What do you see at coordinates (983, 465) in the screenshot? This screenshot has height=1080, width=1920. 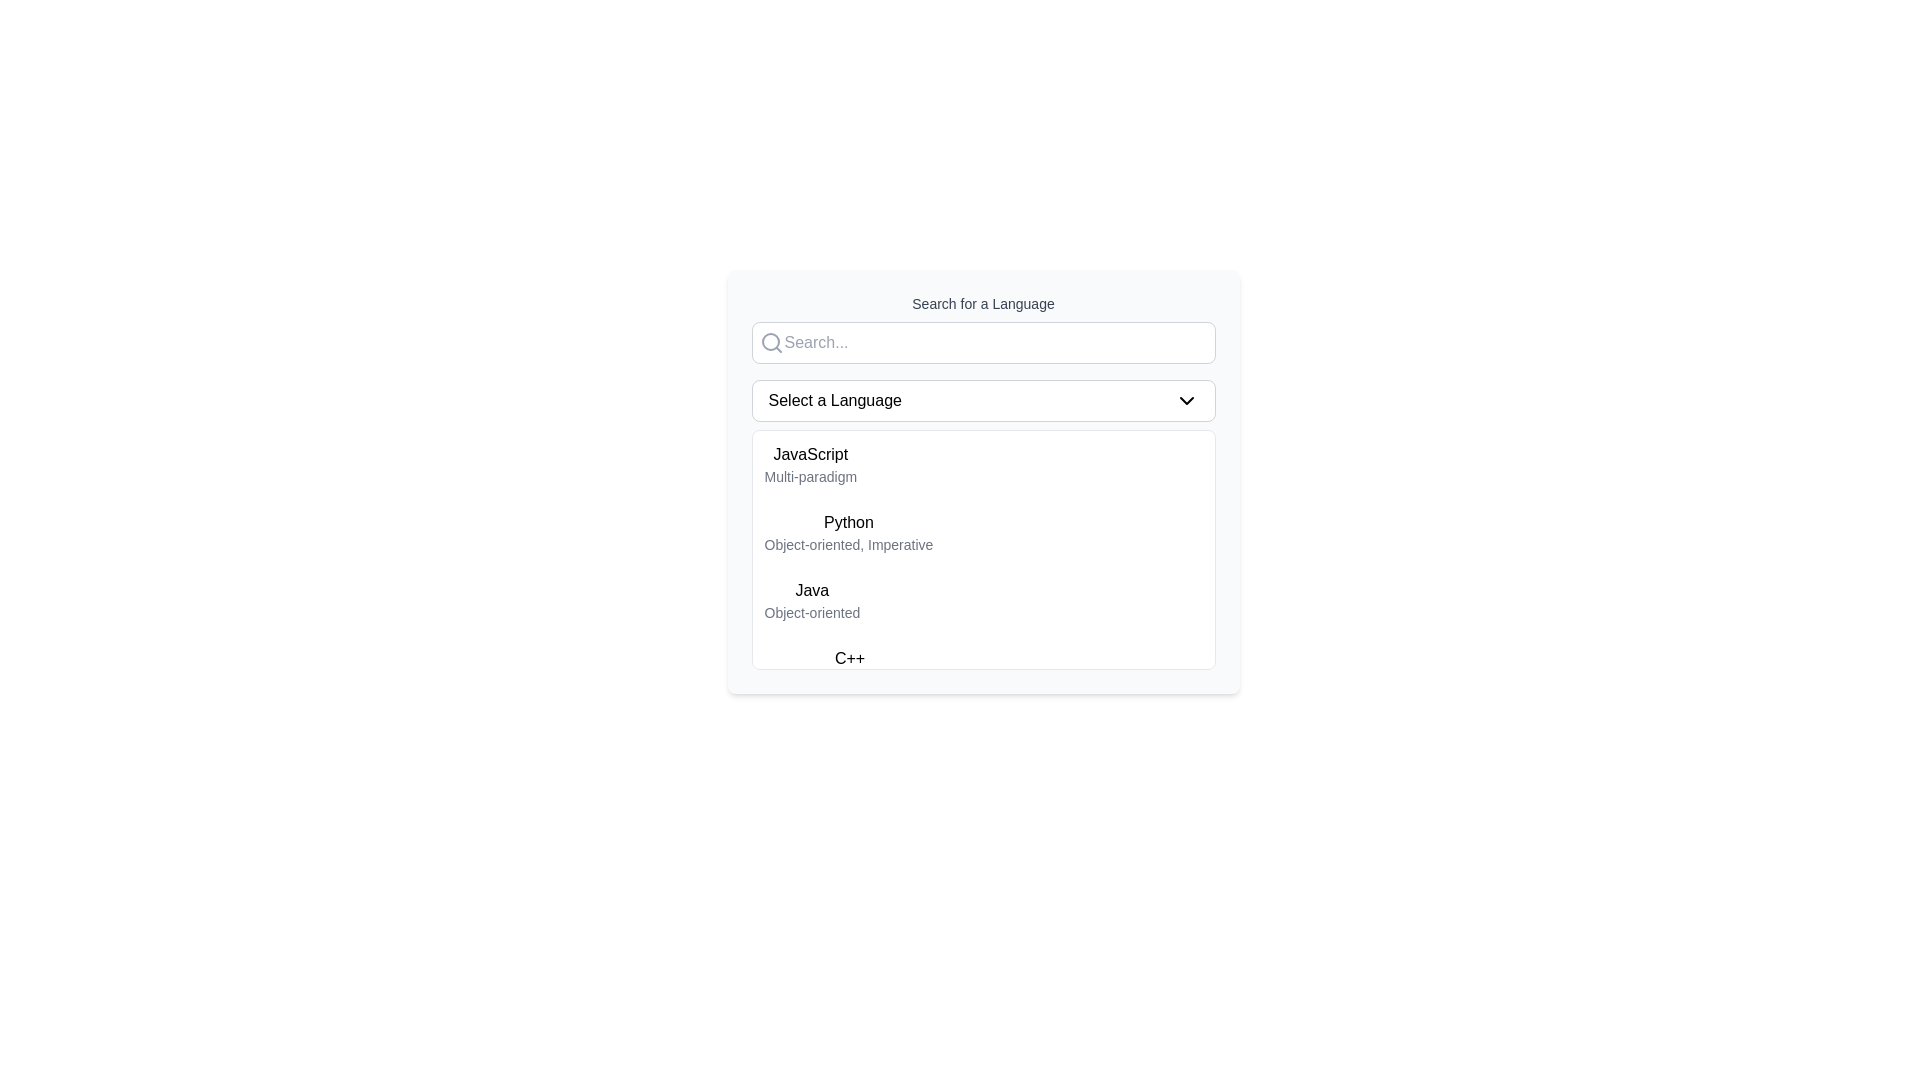 I see `the first list item displaying 'JavaScript' in bold followed by 'Multi-paradigm' in a smaller font, located below the 'Select a Language' dropdown` at bounding box center [983, 465].